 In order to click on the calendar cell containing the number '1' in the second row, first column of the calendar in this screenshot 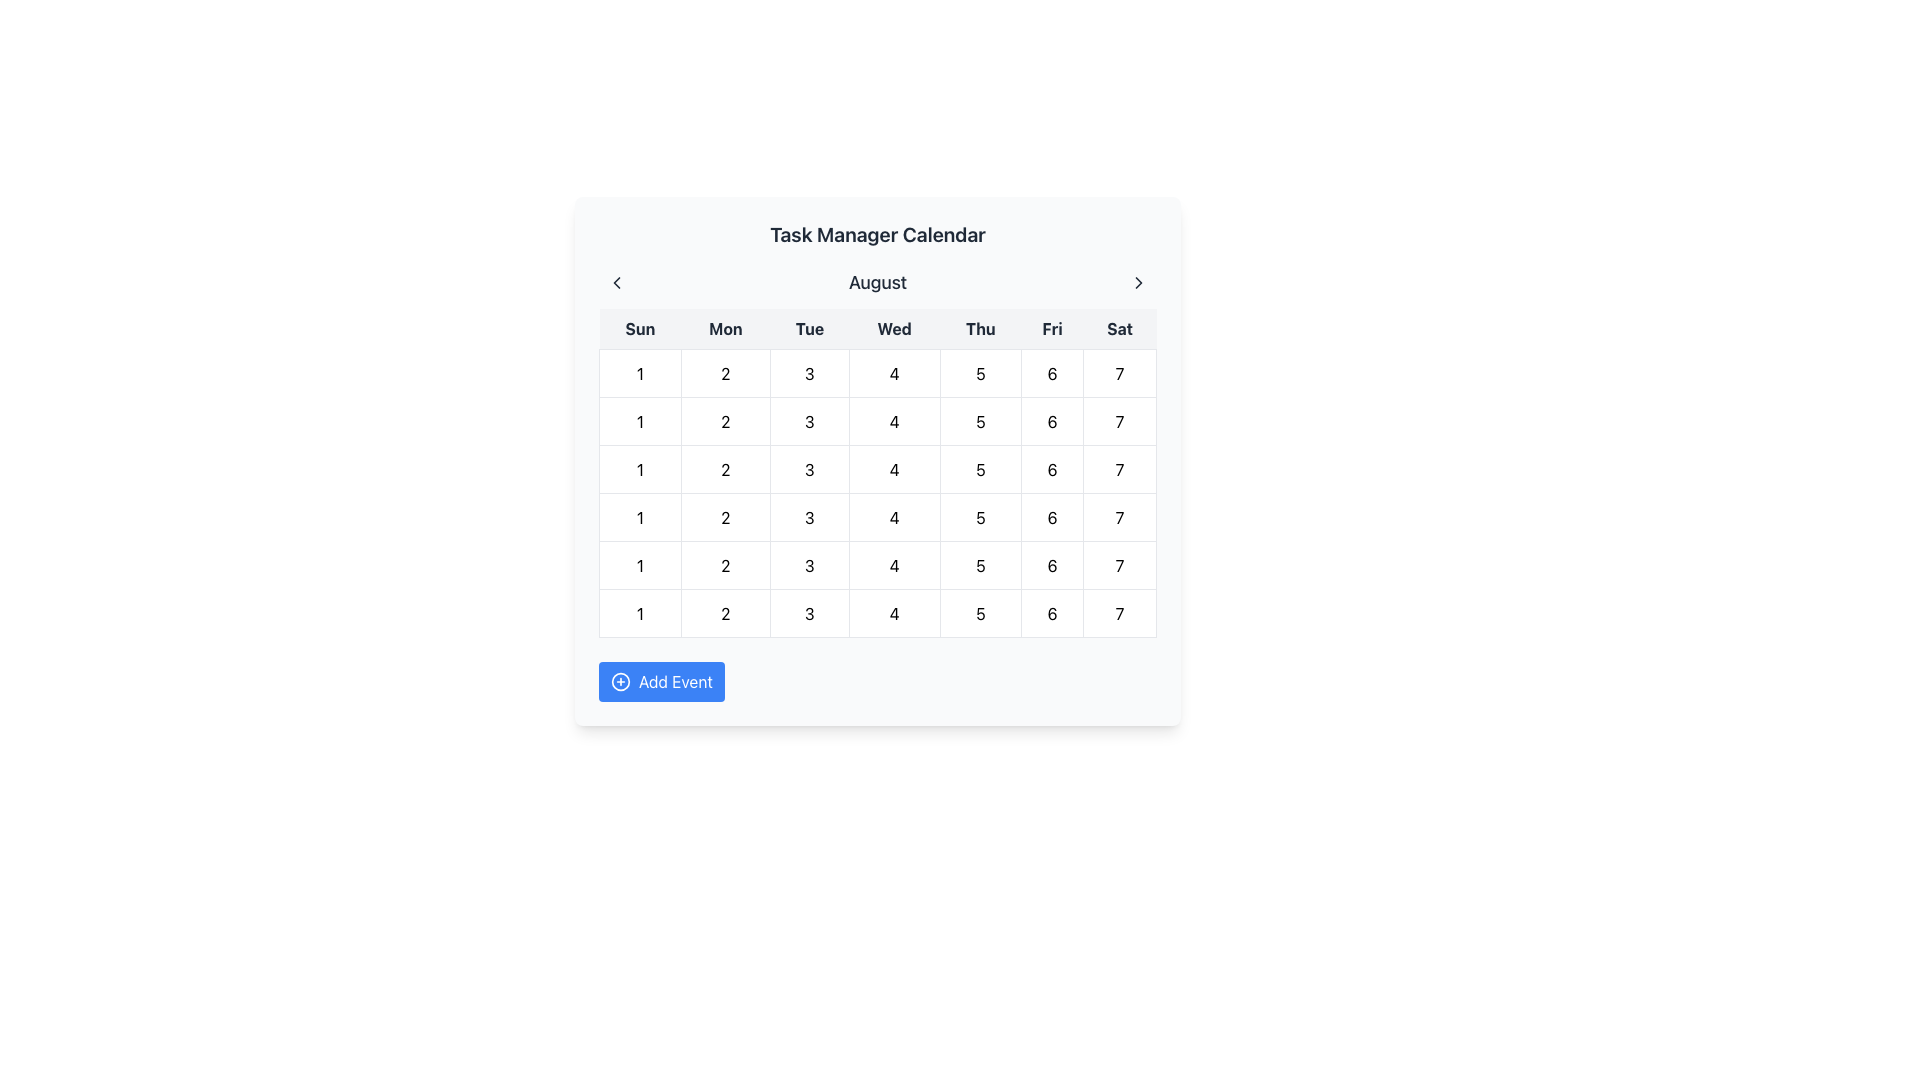, I will do `click(640, 565)`.